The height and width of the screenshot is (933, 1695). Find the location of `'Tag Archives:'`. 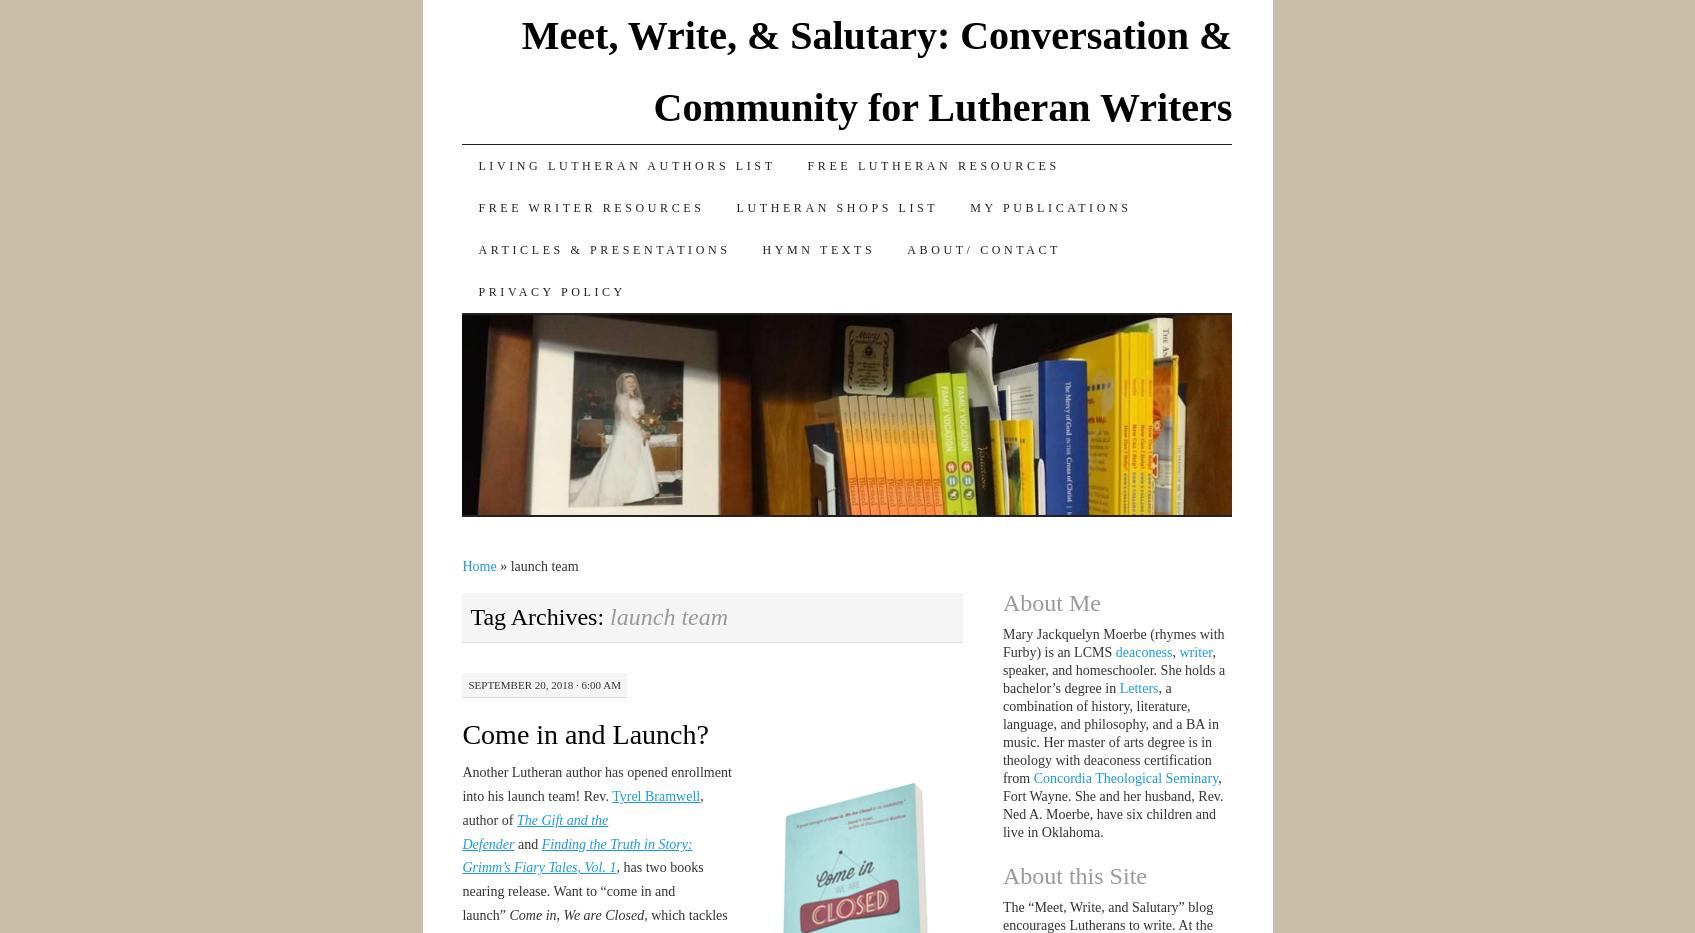

'Tag Archives:' is located at coordinates (540, 616).